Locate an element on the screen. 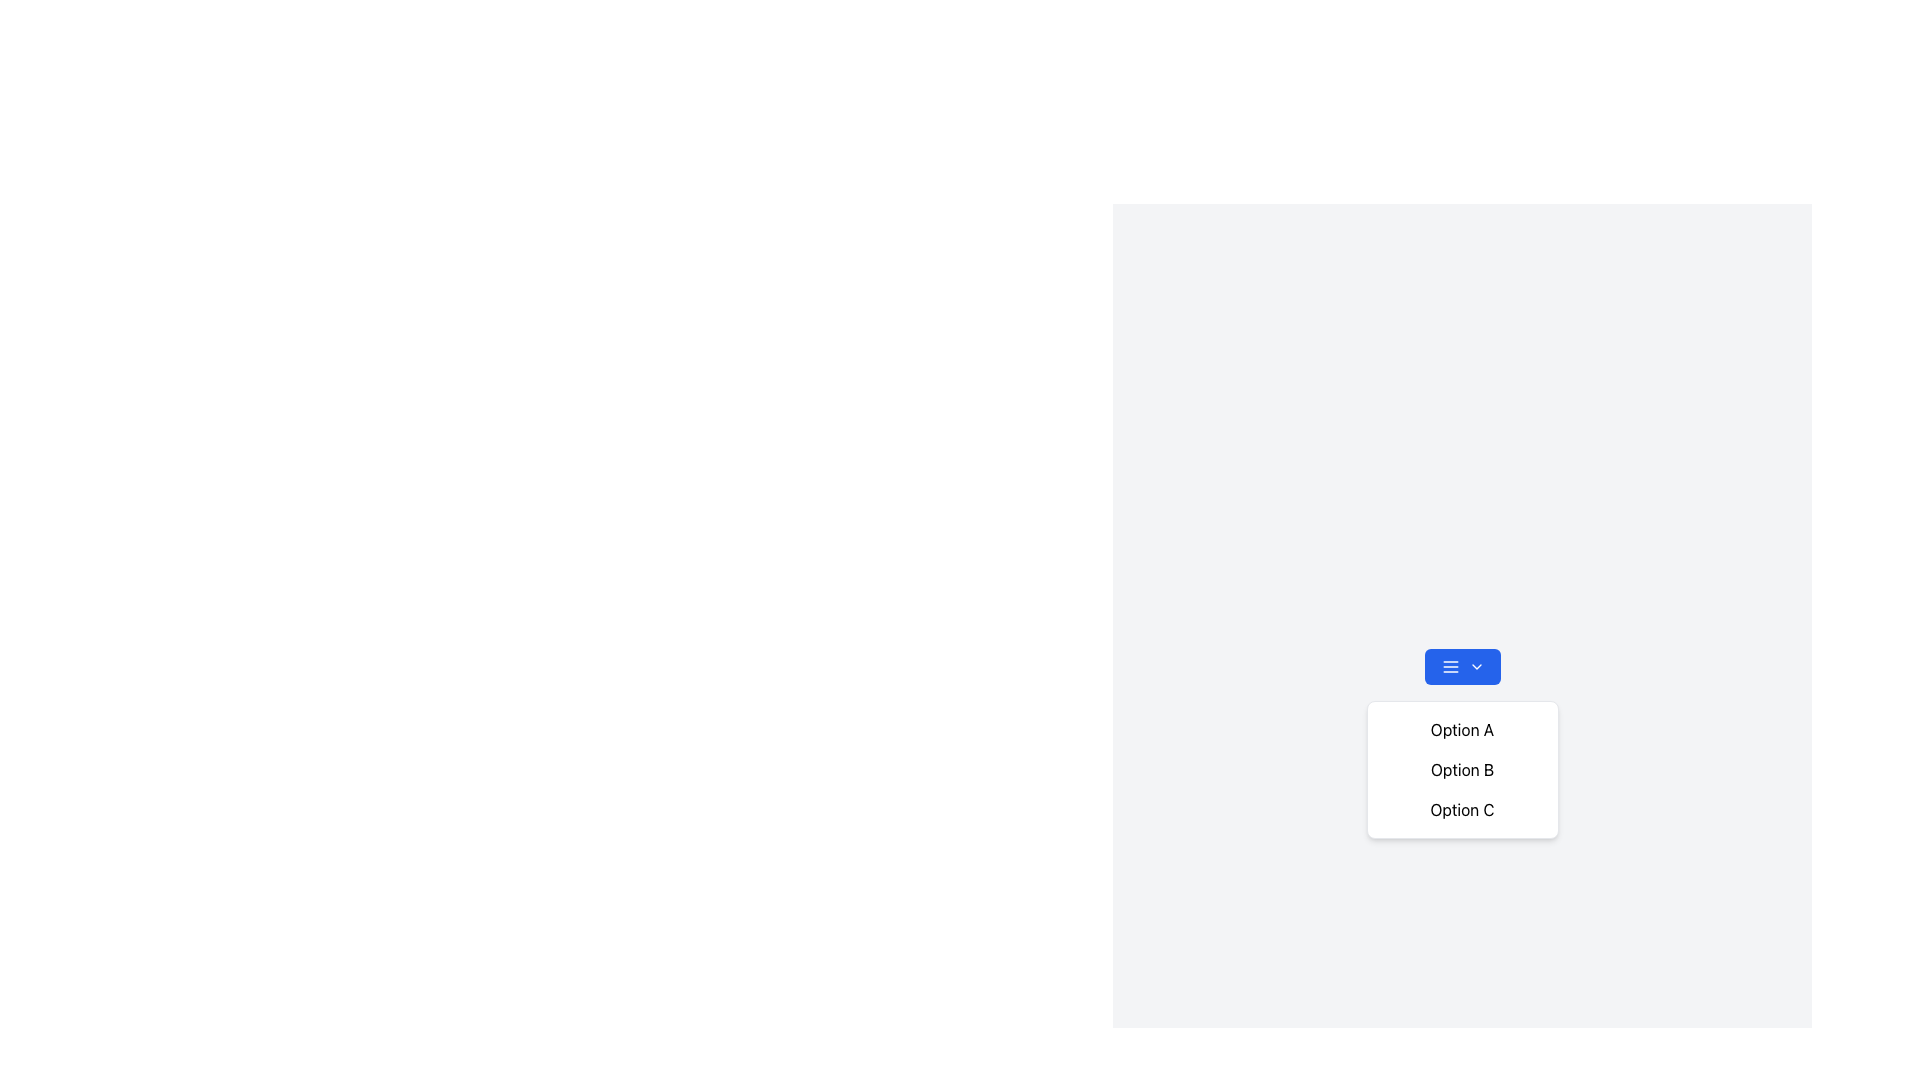 The width and height of the screenshot is (1920, 1080). to select the third option in the dropdown menu located below 'Option B' in the top-right quadrant of the interface is located at coordinates (1462, 810).